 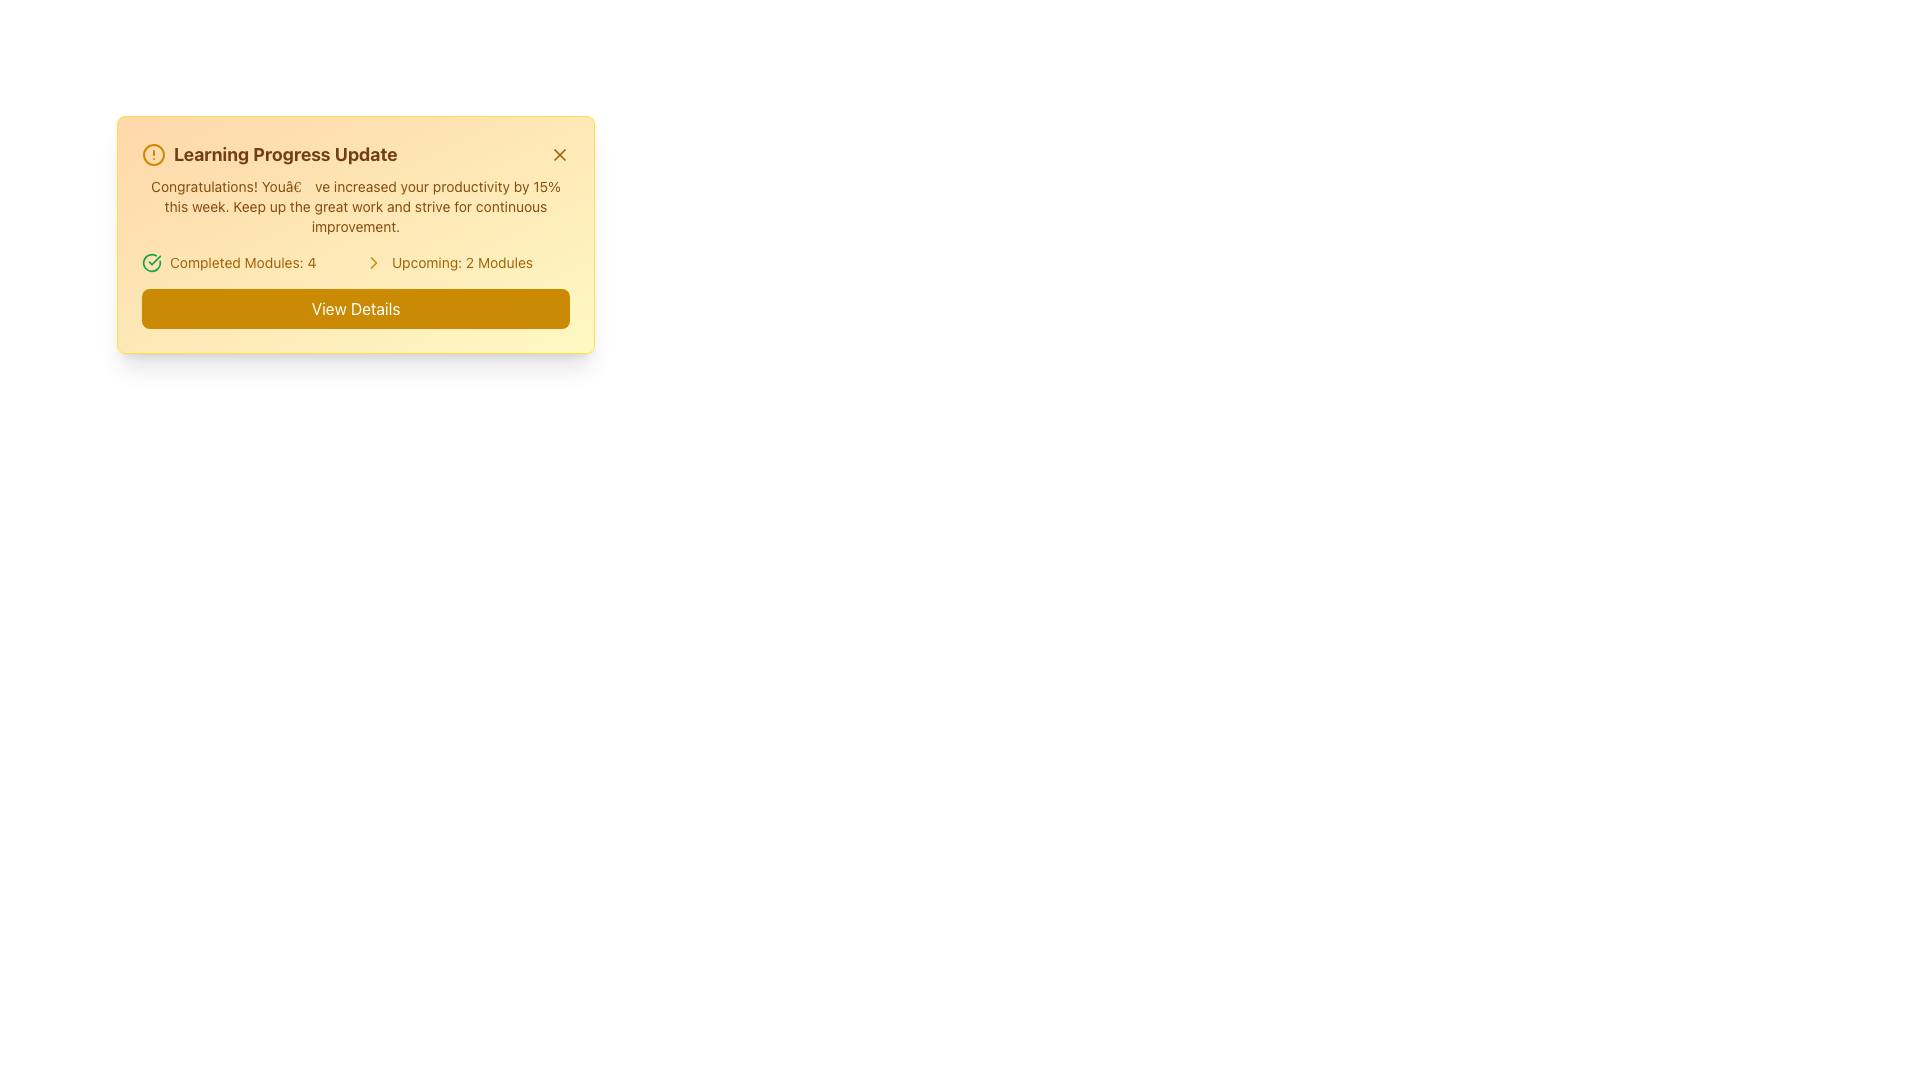 I want to click on the green circular icon with a checkmark inside, located next to the 'Completed Modules: 4' text in the Learning Progress Update message, so click(x=151, y=261).